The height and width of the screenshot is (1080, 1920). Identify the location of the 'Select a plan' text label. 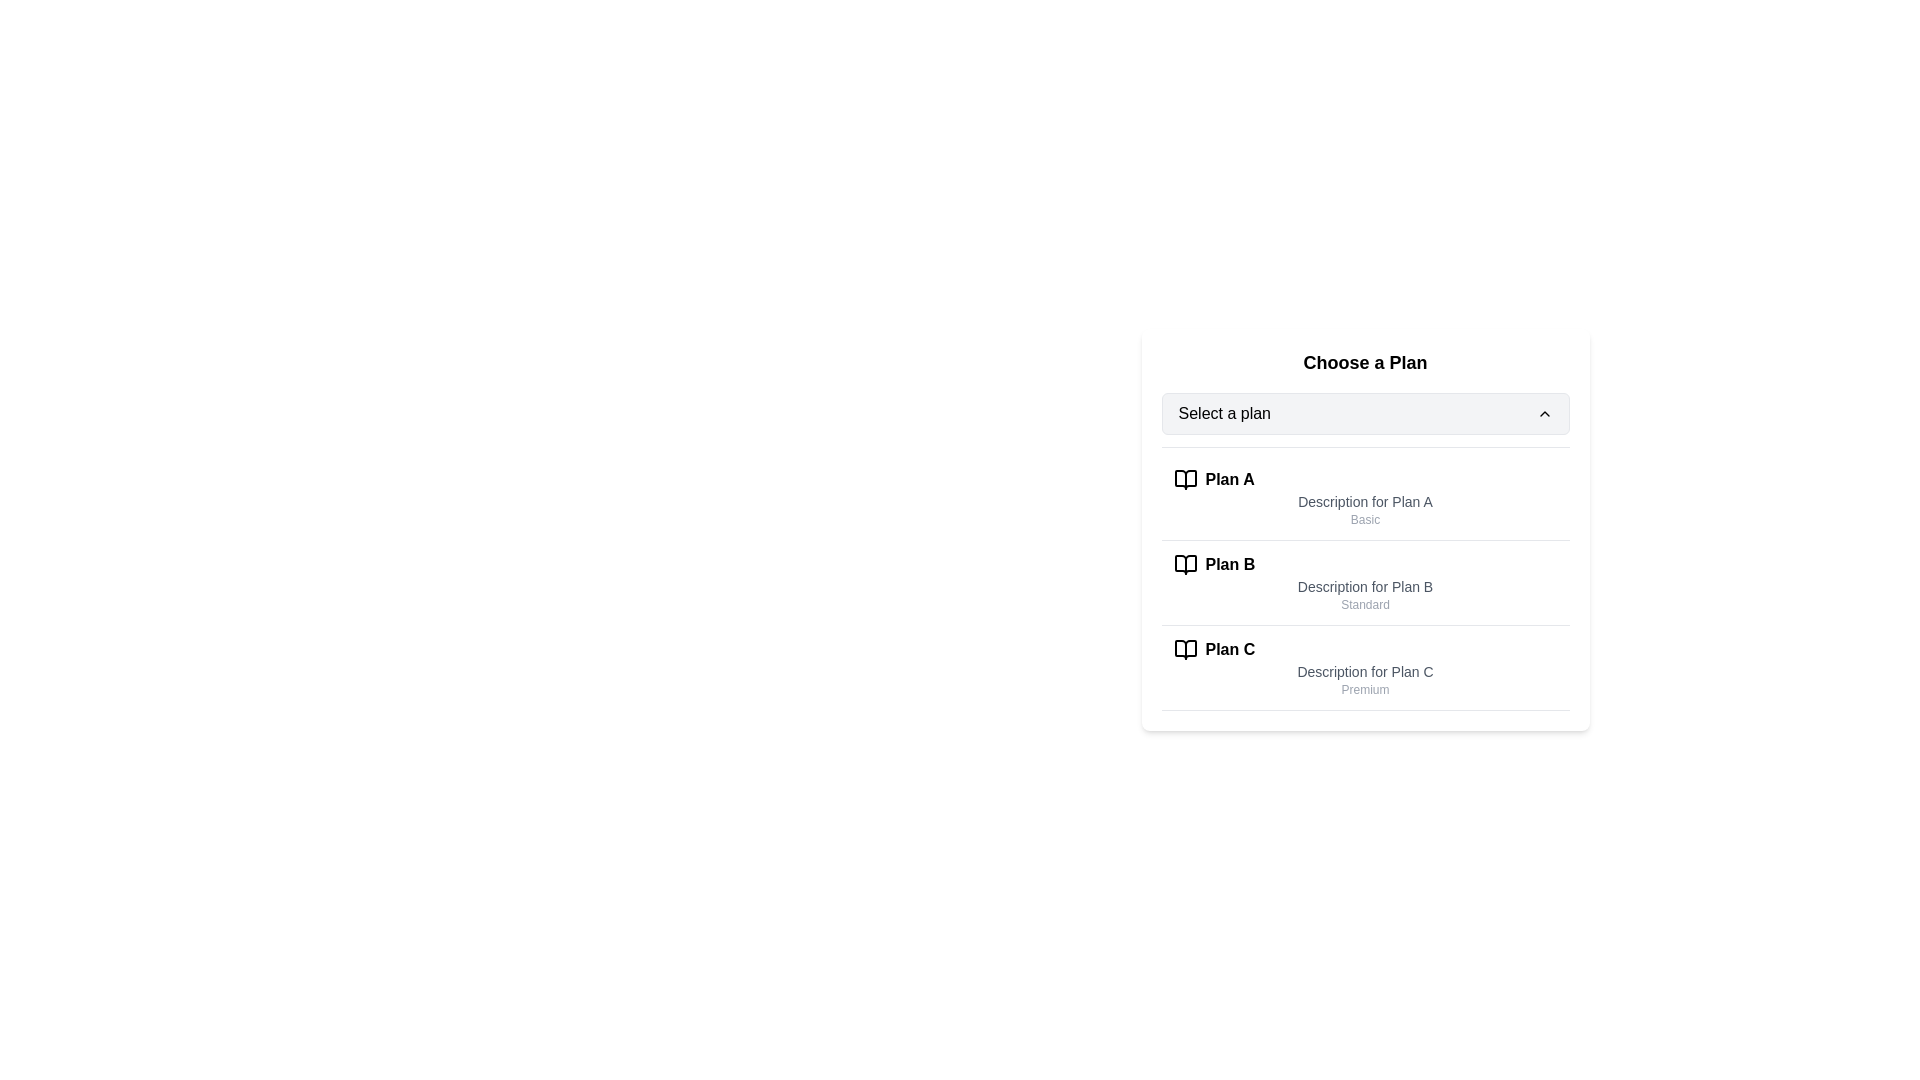
(1223, 412).